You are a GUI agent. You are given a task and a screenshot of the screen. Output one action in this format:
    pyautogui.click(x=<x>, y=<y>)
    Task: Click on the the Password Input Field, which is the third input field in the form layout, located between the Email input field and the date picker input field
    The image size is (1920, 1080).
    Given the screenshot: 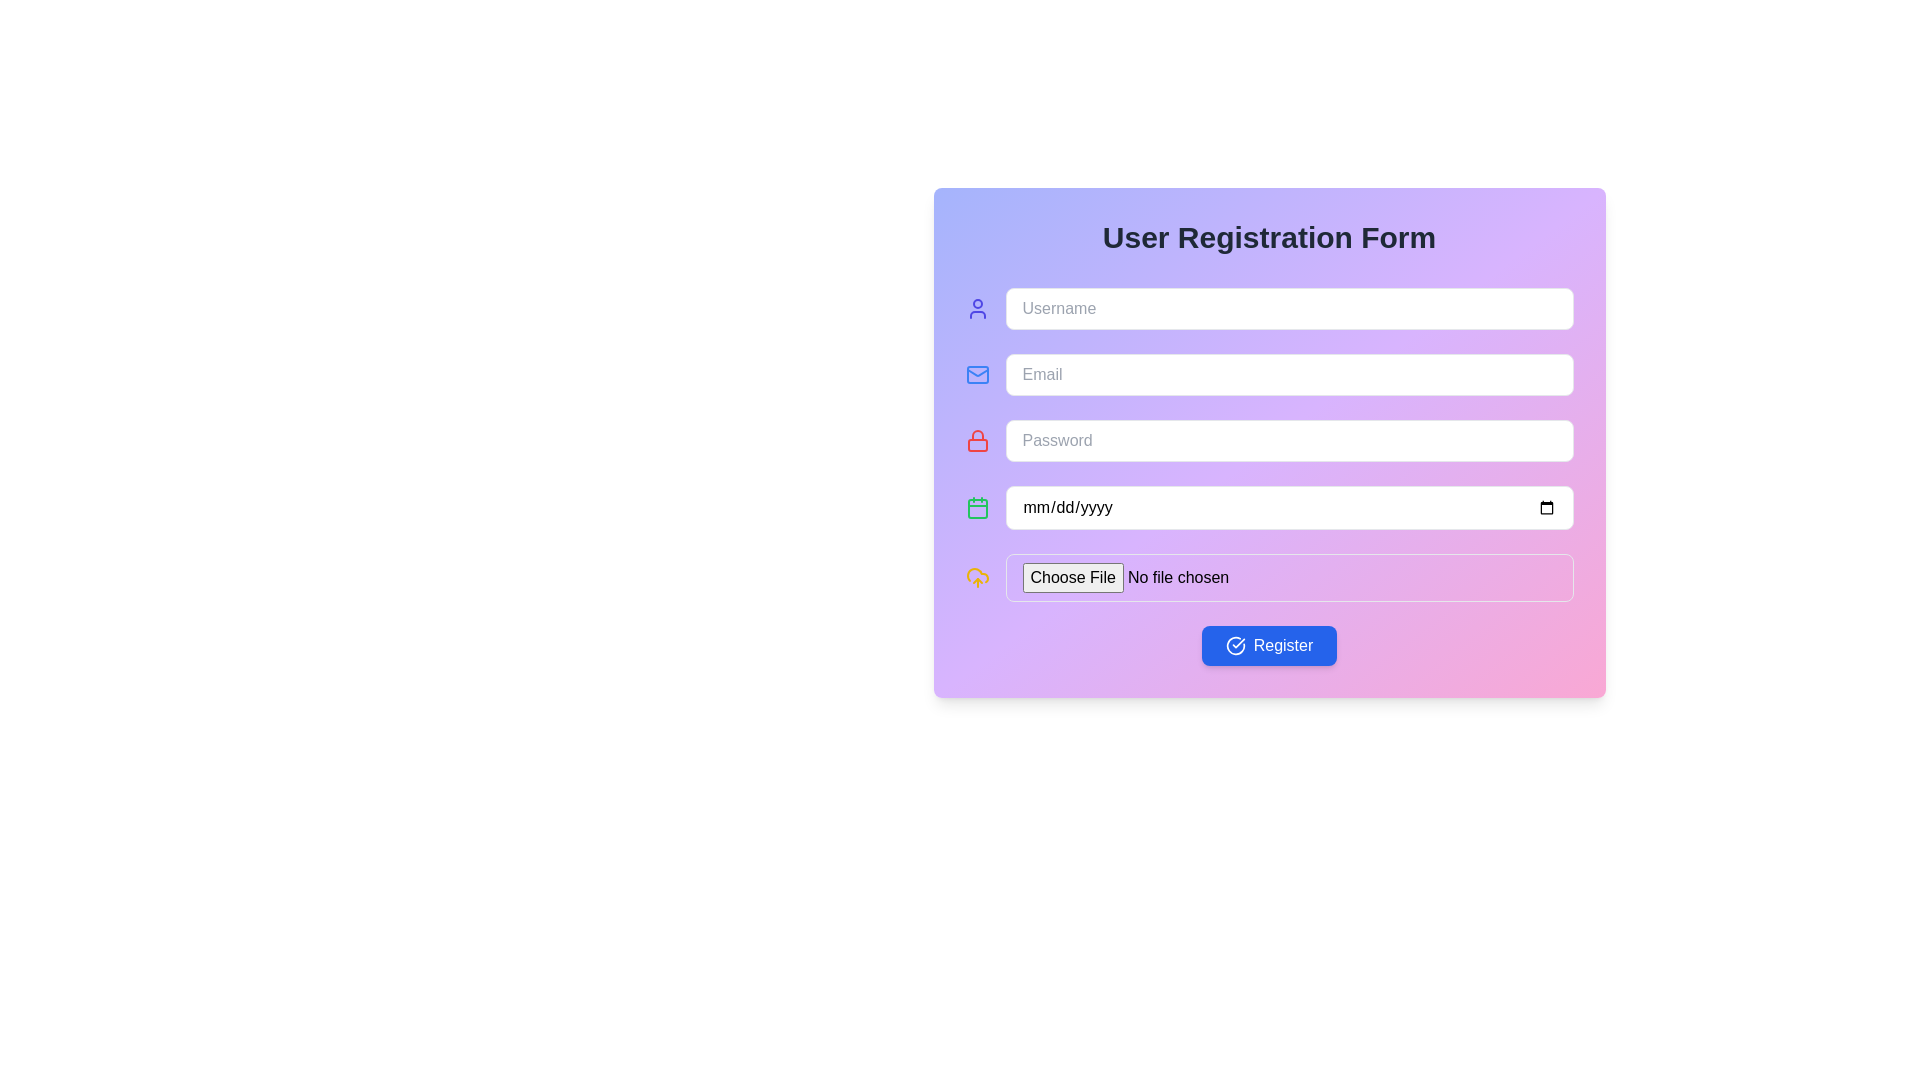 What is the action you would take?
    pyautogui.click(x=1289, y=439)
    